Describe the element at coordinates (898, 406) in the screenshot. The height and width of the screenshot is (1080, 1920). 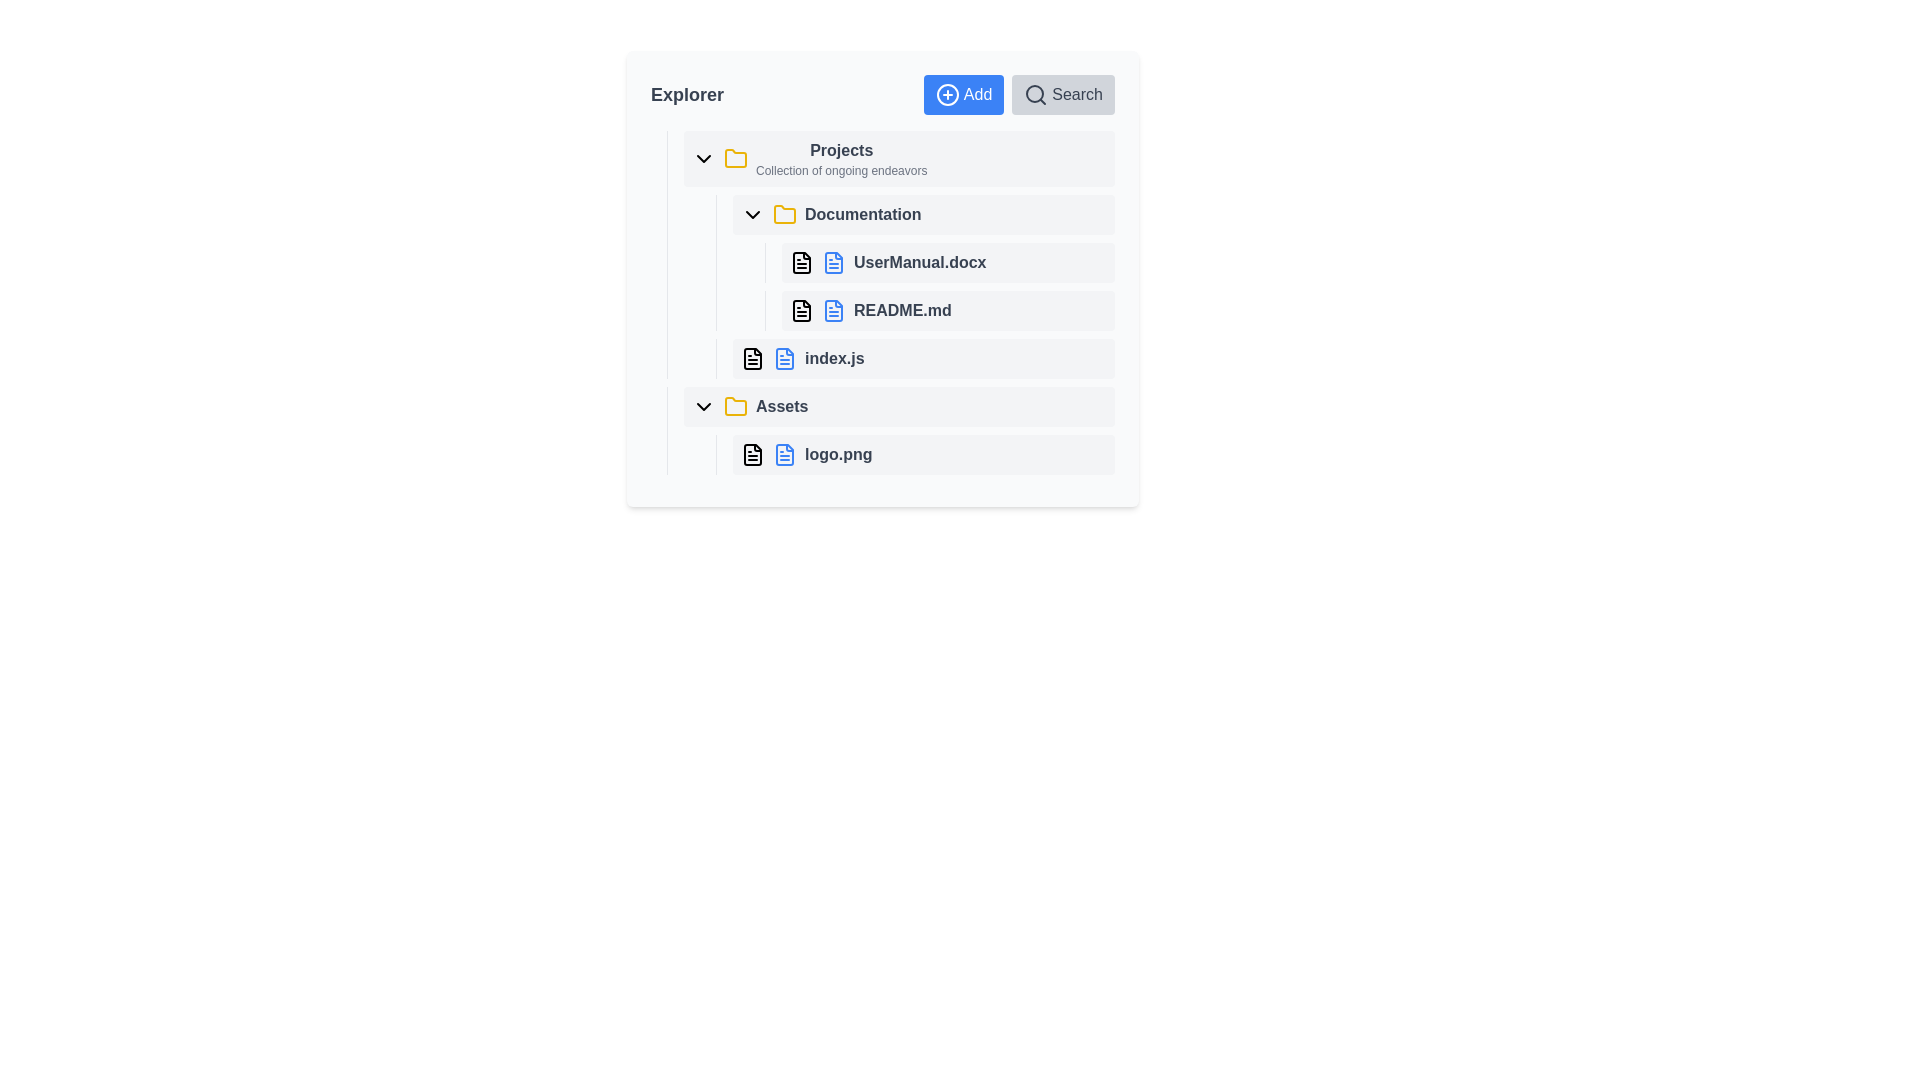
I see `the 'Assets' folder in the file explorer` at that location.